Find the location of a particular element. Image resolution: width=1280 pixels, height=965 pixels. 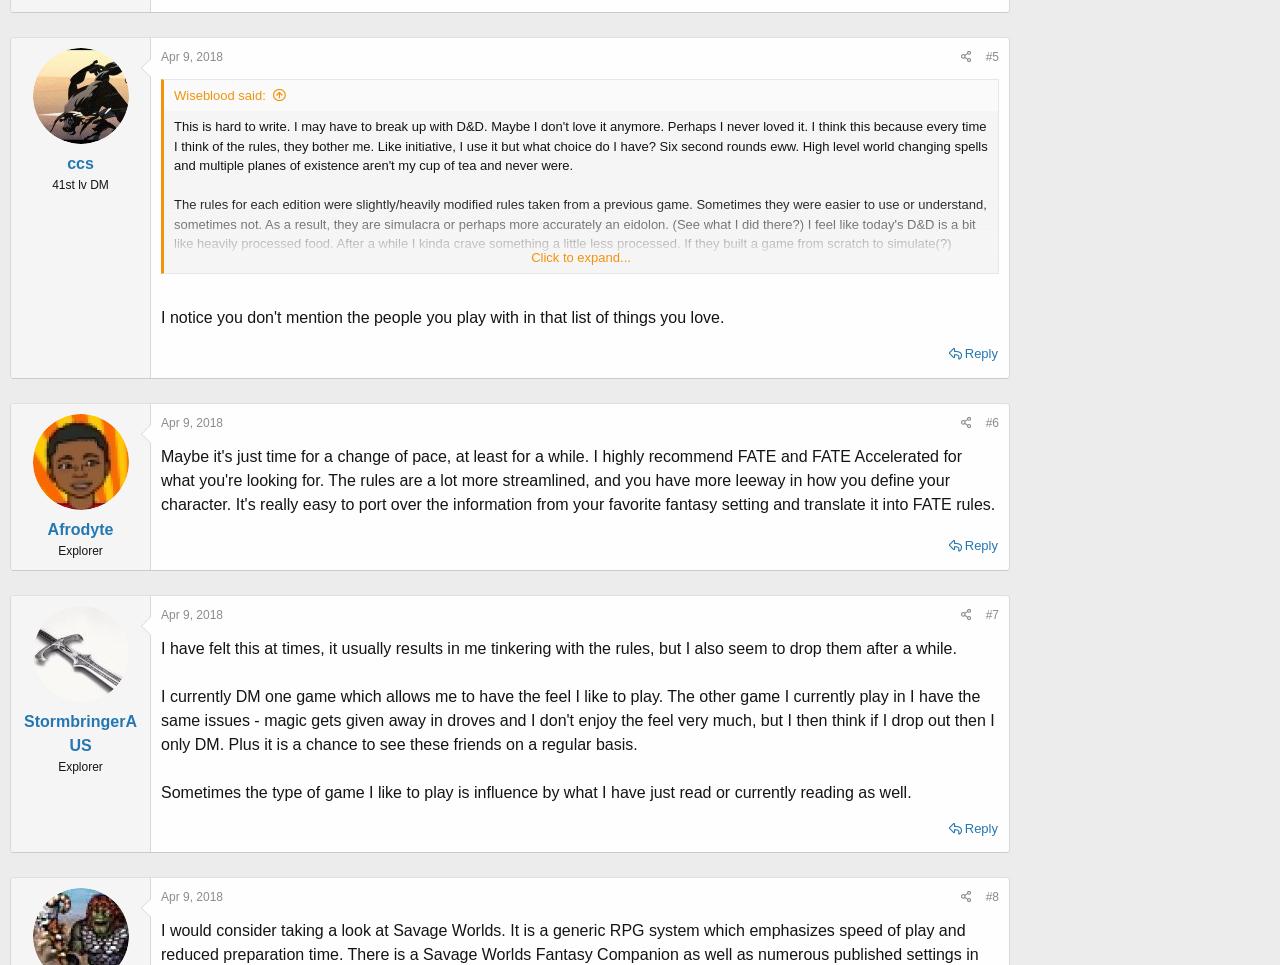

'Wiseblood said:' is located at coordinates (173, 93).